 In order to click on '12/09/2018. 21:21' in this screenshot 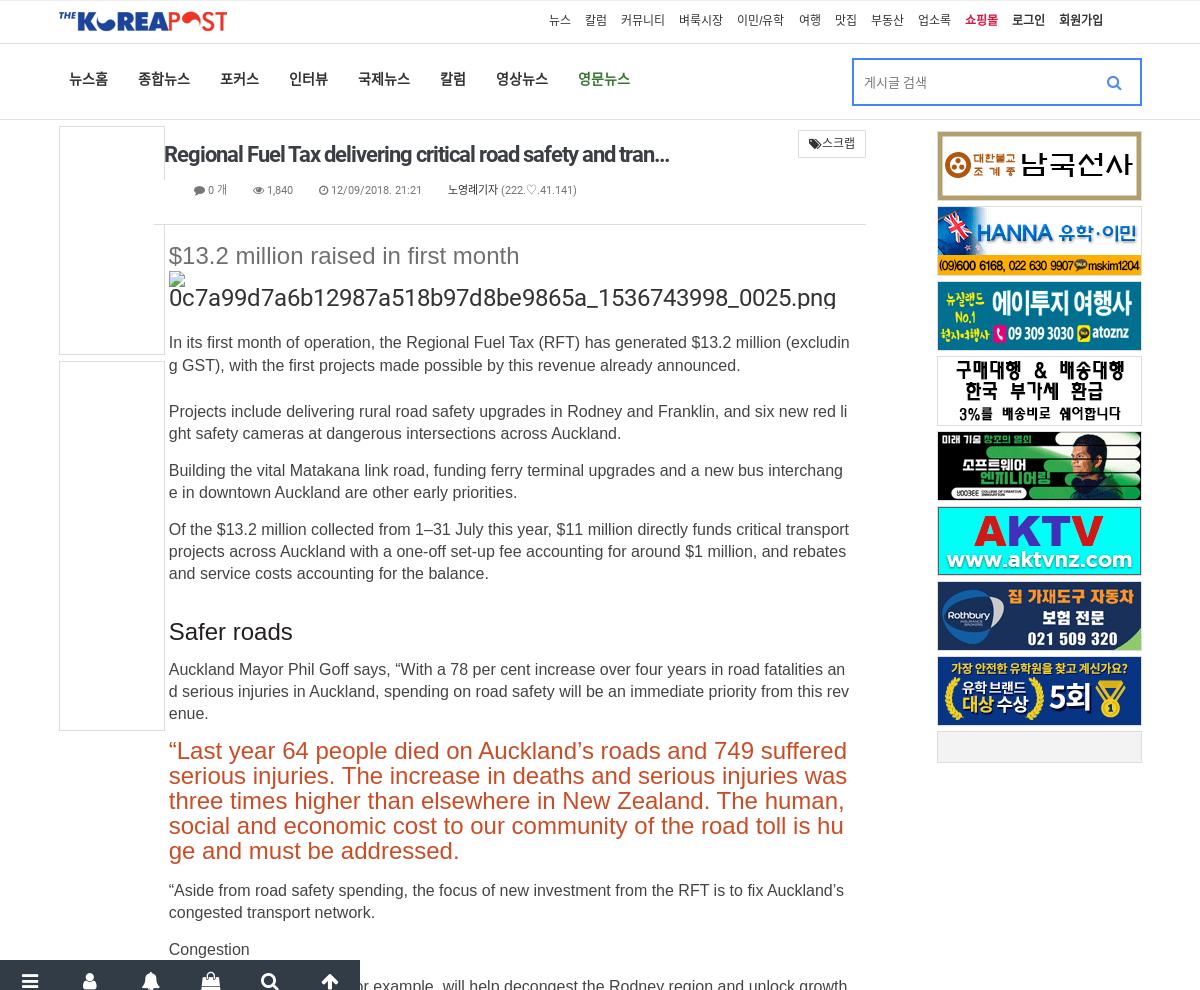, I will do `click(375, 190)`.